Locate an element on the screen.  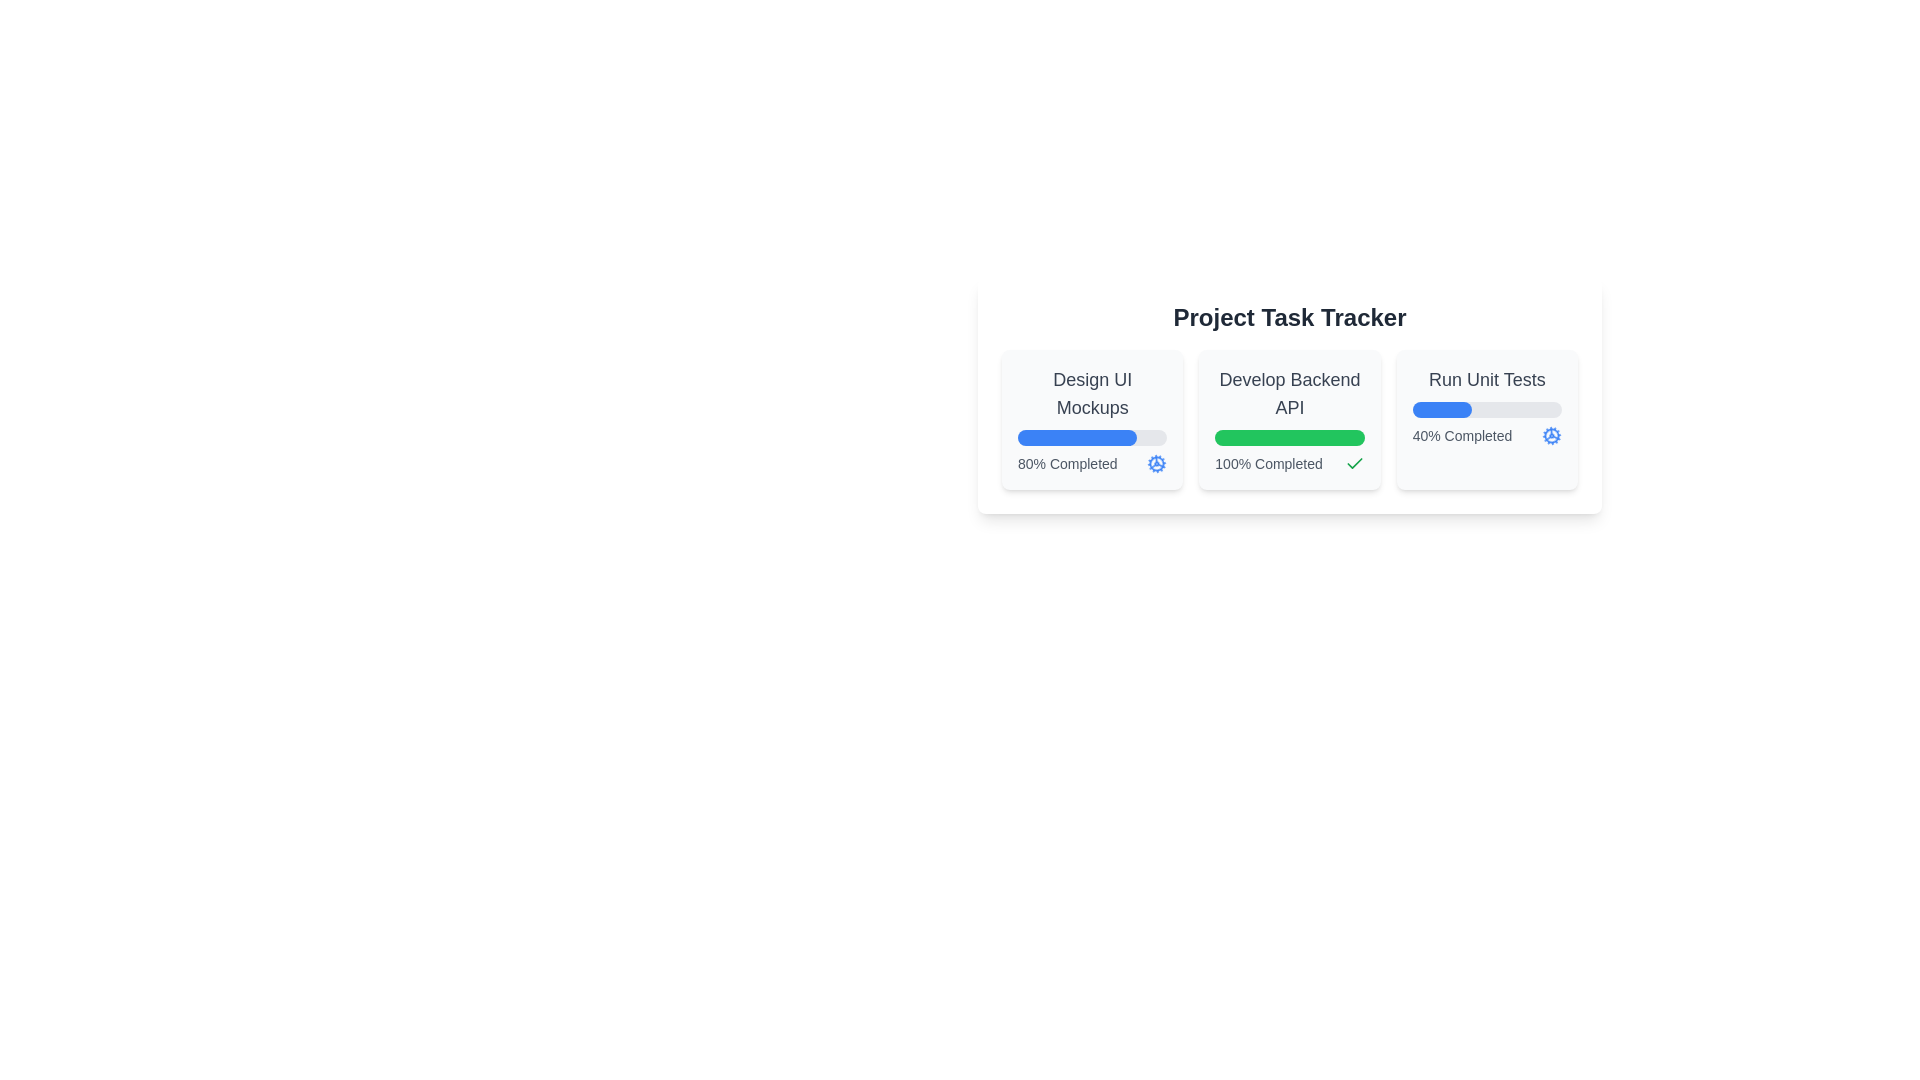
the text label displaying the progress indicator '40% Completed', which is located in the bottom section of the 'Run Unit Tests' card, to the right of the progress bar and aligned with the spinning cogwheel icon is located at coordinates (1487, 434).